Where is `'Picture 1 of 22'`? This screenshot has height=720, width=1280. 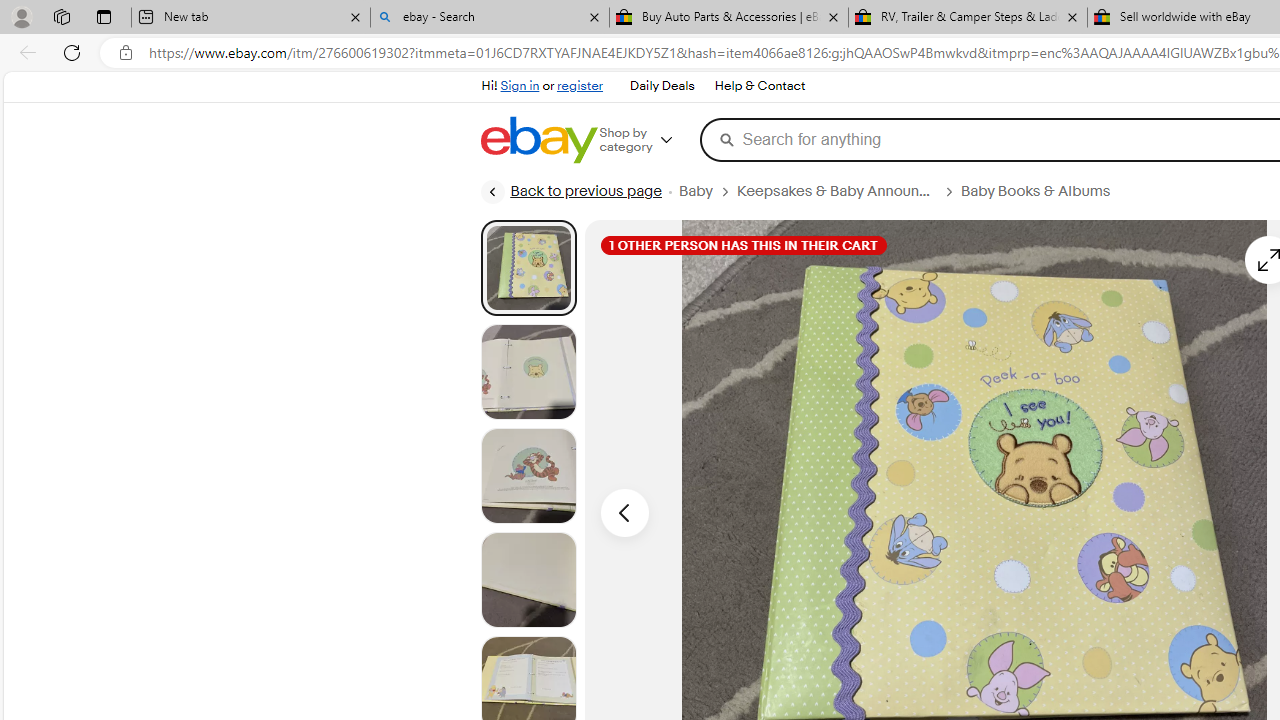
'Picture 1 of 22' is located at coordinates (528, 267).